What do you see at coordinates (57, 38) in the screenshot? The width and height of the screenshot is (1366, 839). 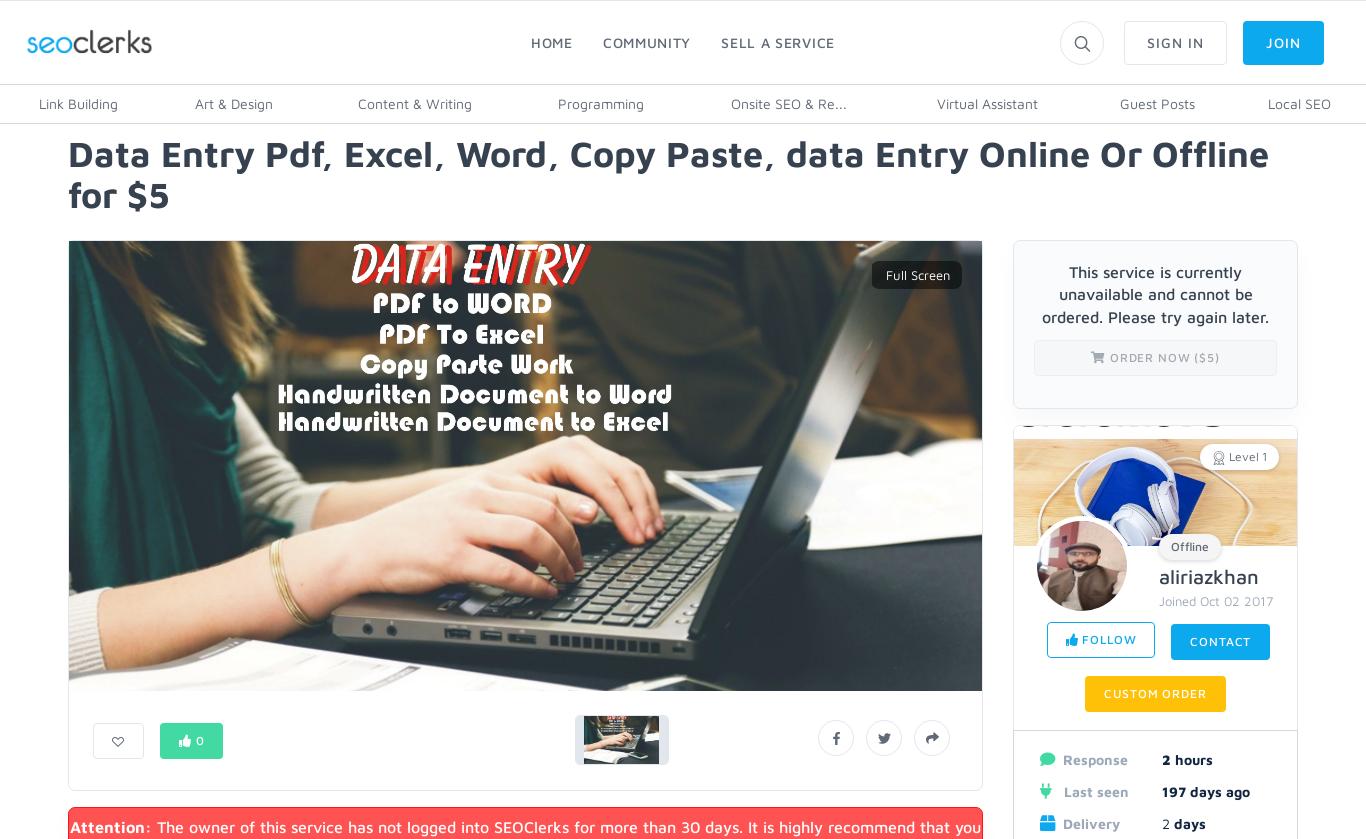 I see `'SEOClerks'` at bounding box center [57, 38].